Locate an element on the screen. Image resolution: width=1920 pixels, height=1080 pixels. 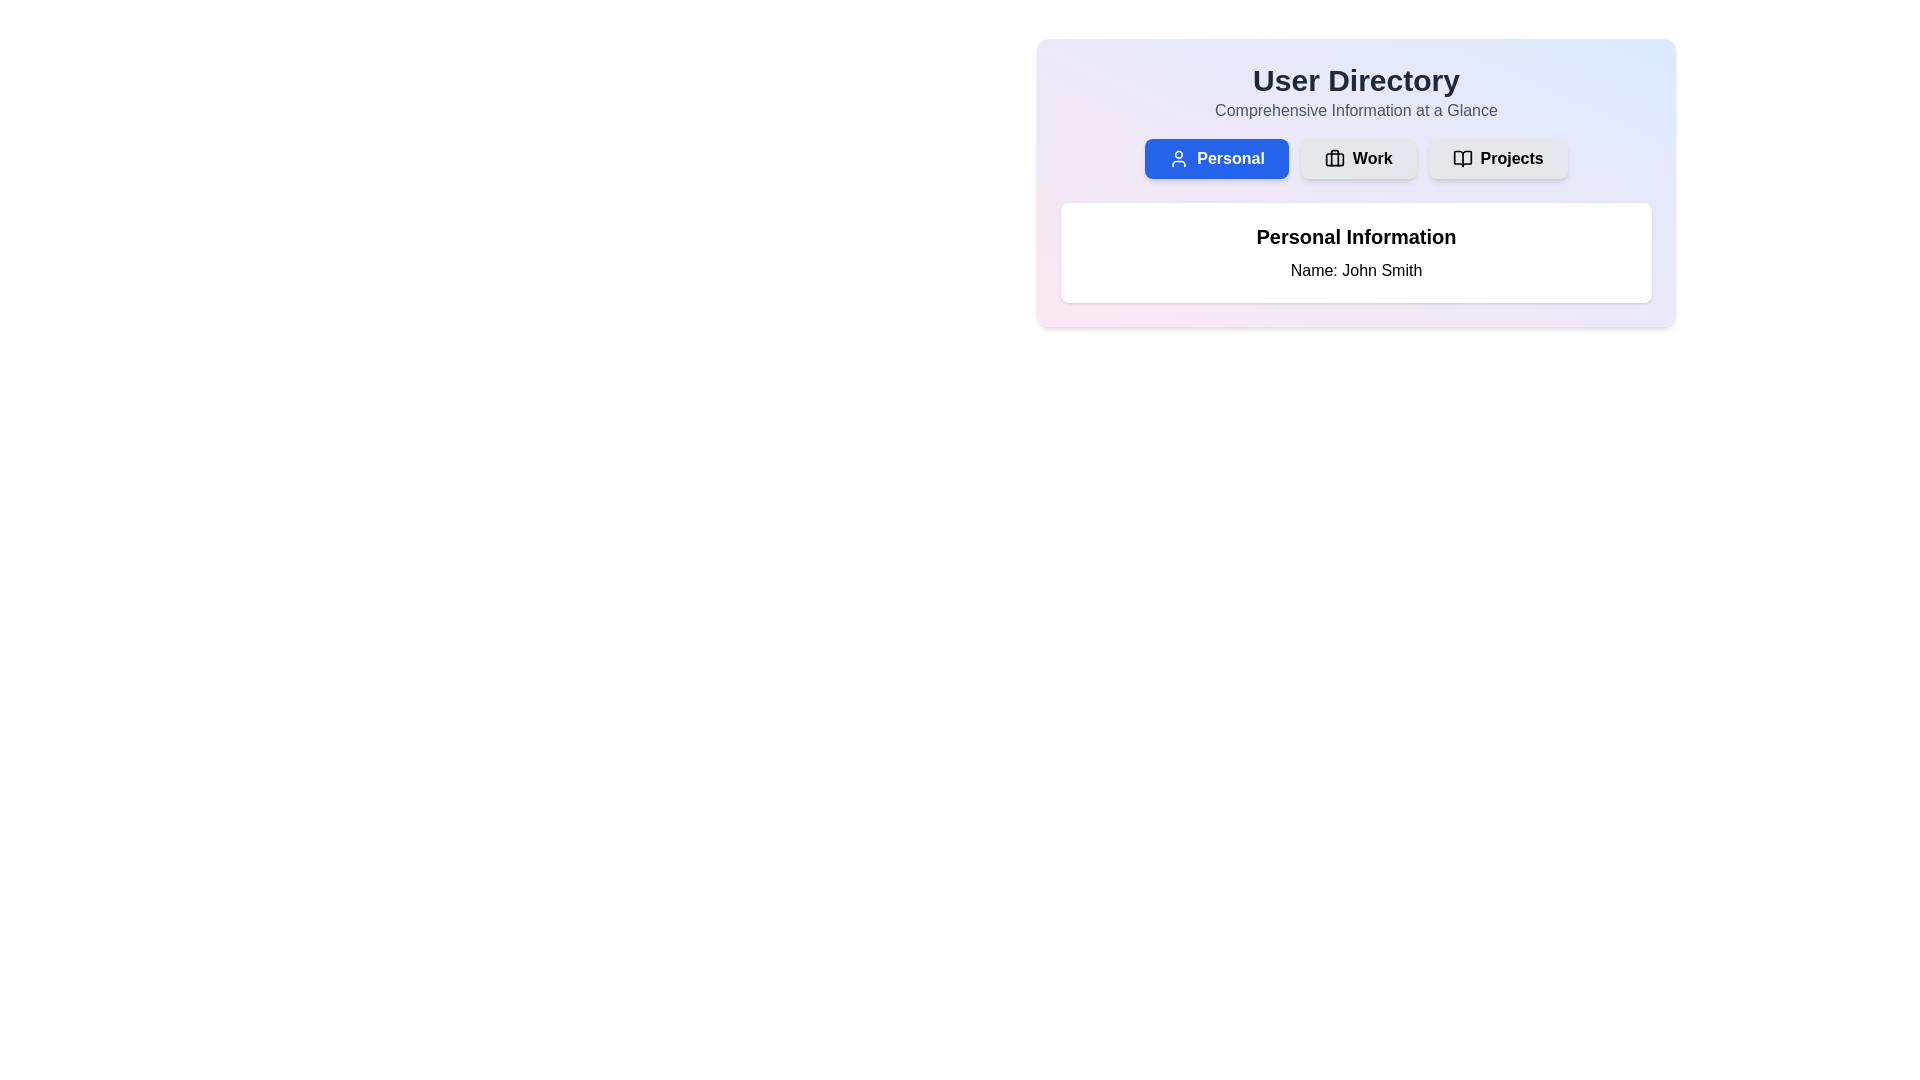
the 'Work' text label within the button to trigger the hover effect is located at coordinates (1371, 157).